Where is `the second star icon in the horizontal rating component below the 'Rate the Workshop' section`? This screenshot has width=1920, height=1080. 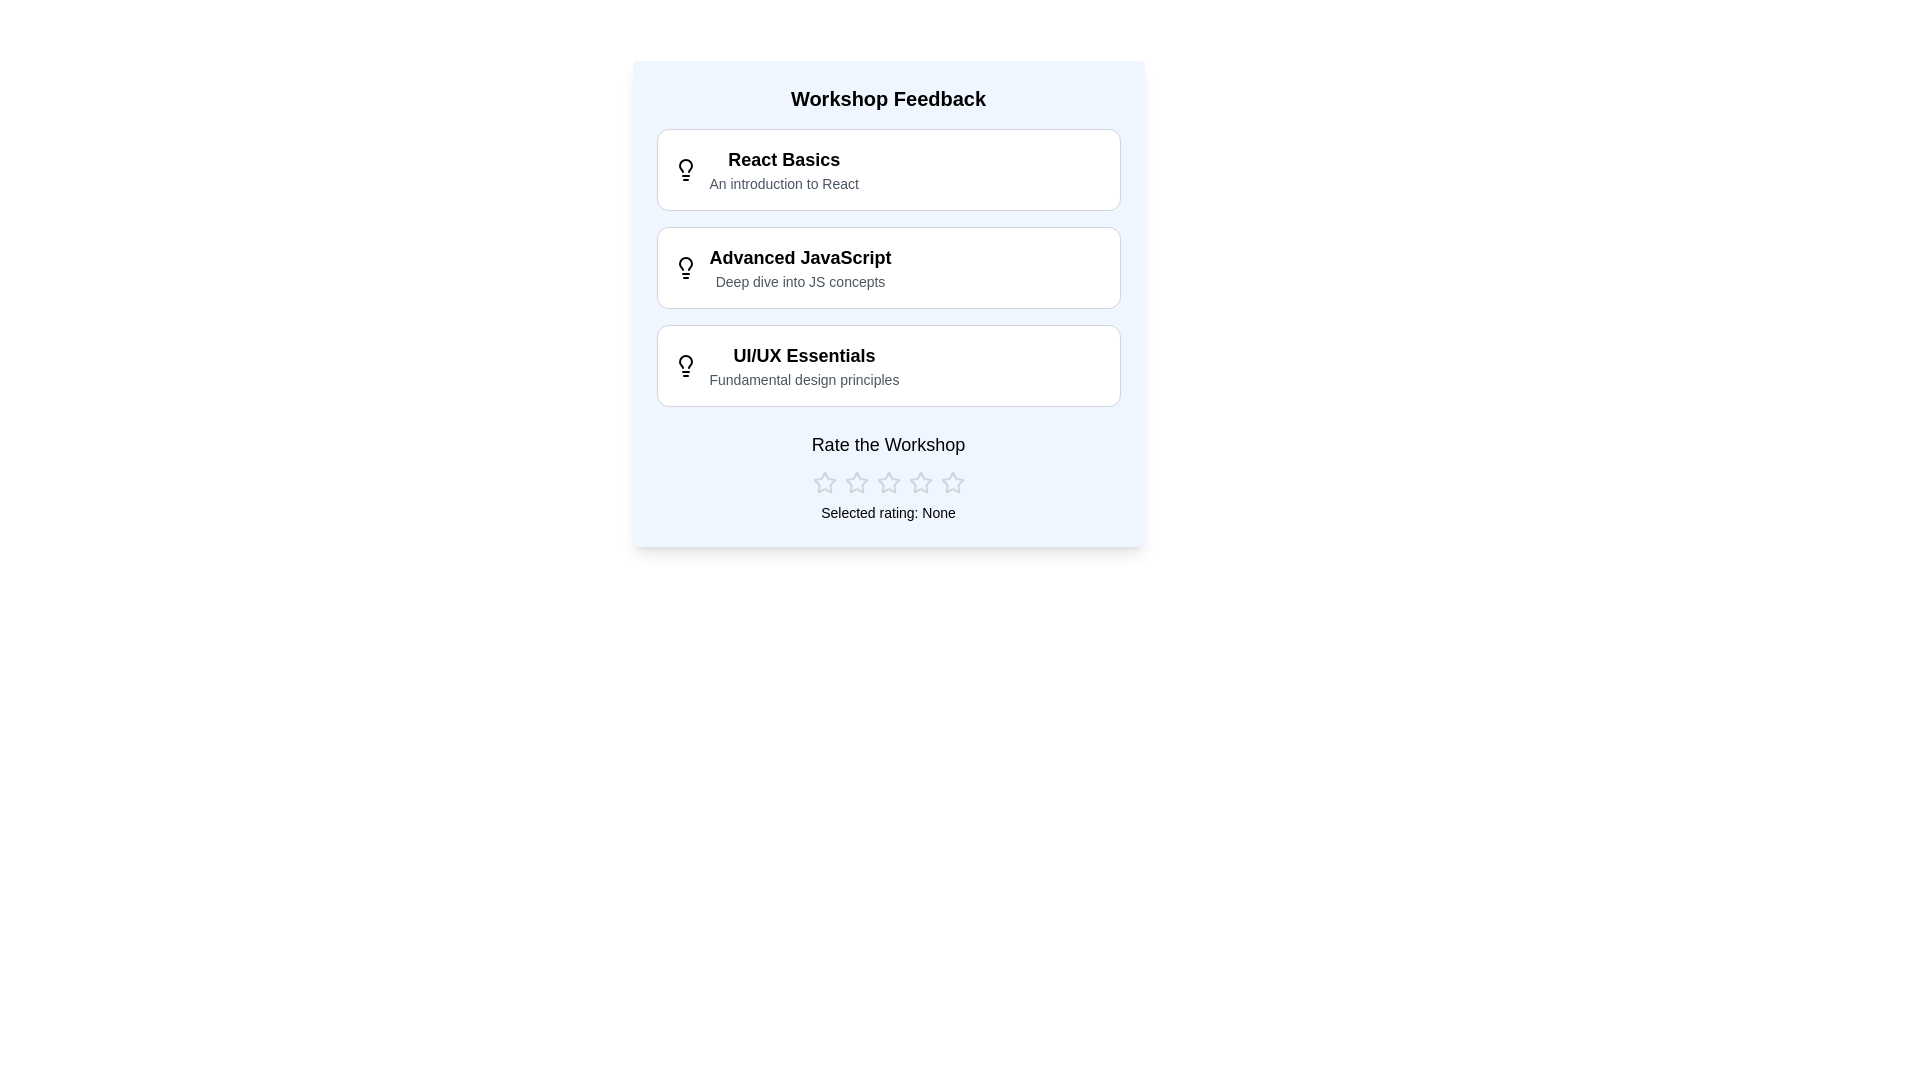 the second star icon in the horizontal rating component below the 'Rate the Workshop' section is located at coordinates (856, 482).